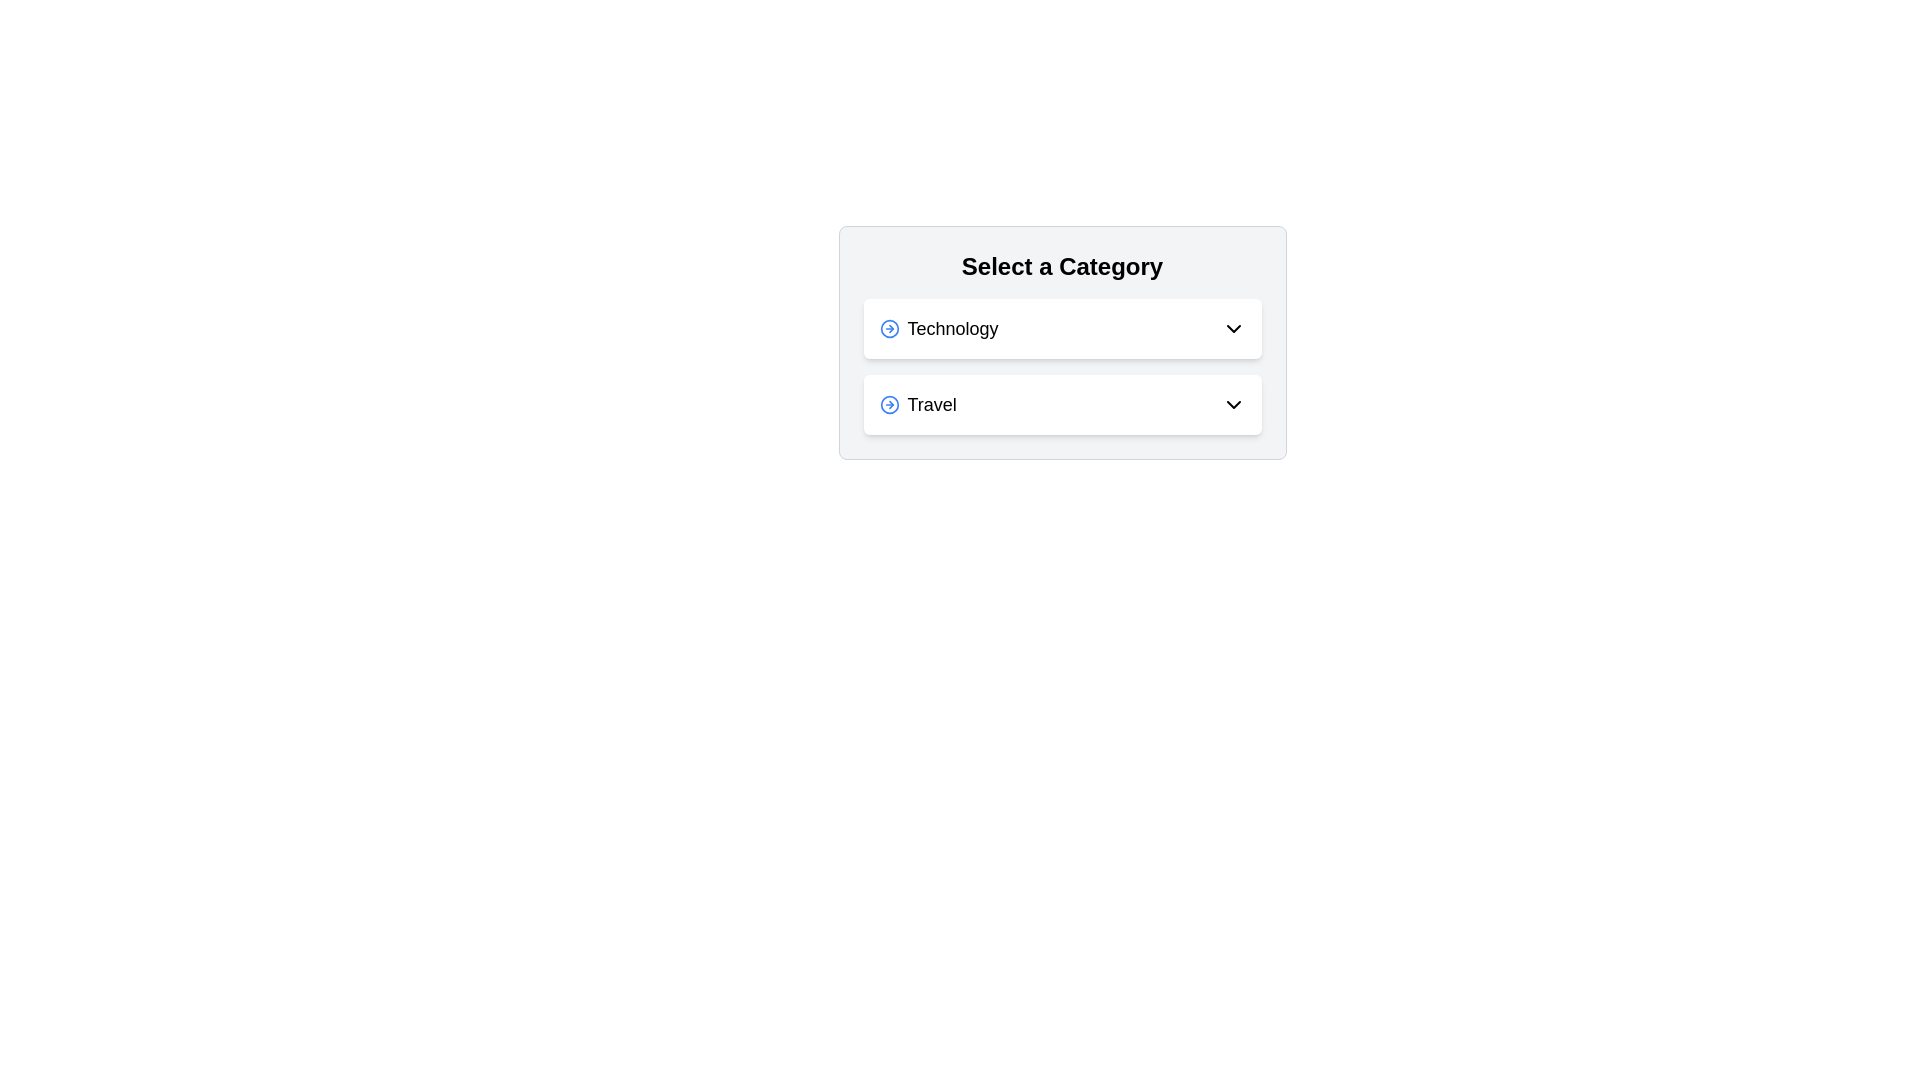 The width and height of the screenshot is (1920, 1080). What do you see at coordinates (888, 327) in the screenshot?
I see `the icon that serves as an indicator or trigger related to the 'Technology' label, positioned to the left of the text` at bounding box center [888, 327].